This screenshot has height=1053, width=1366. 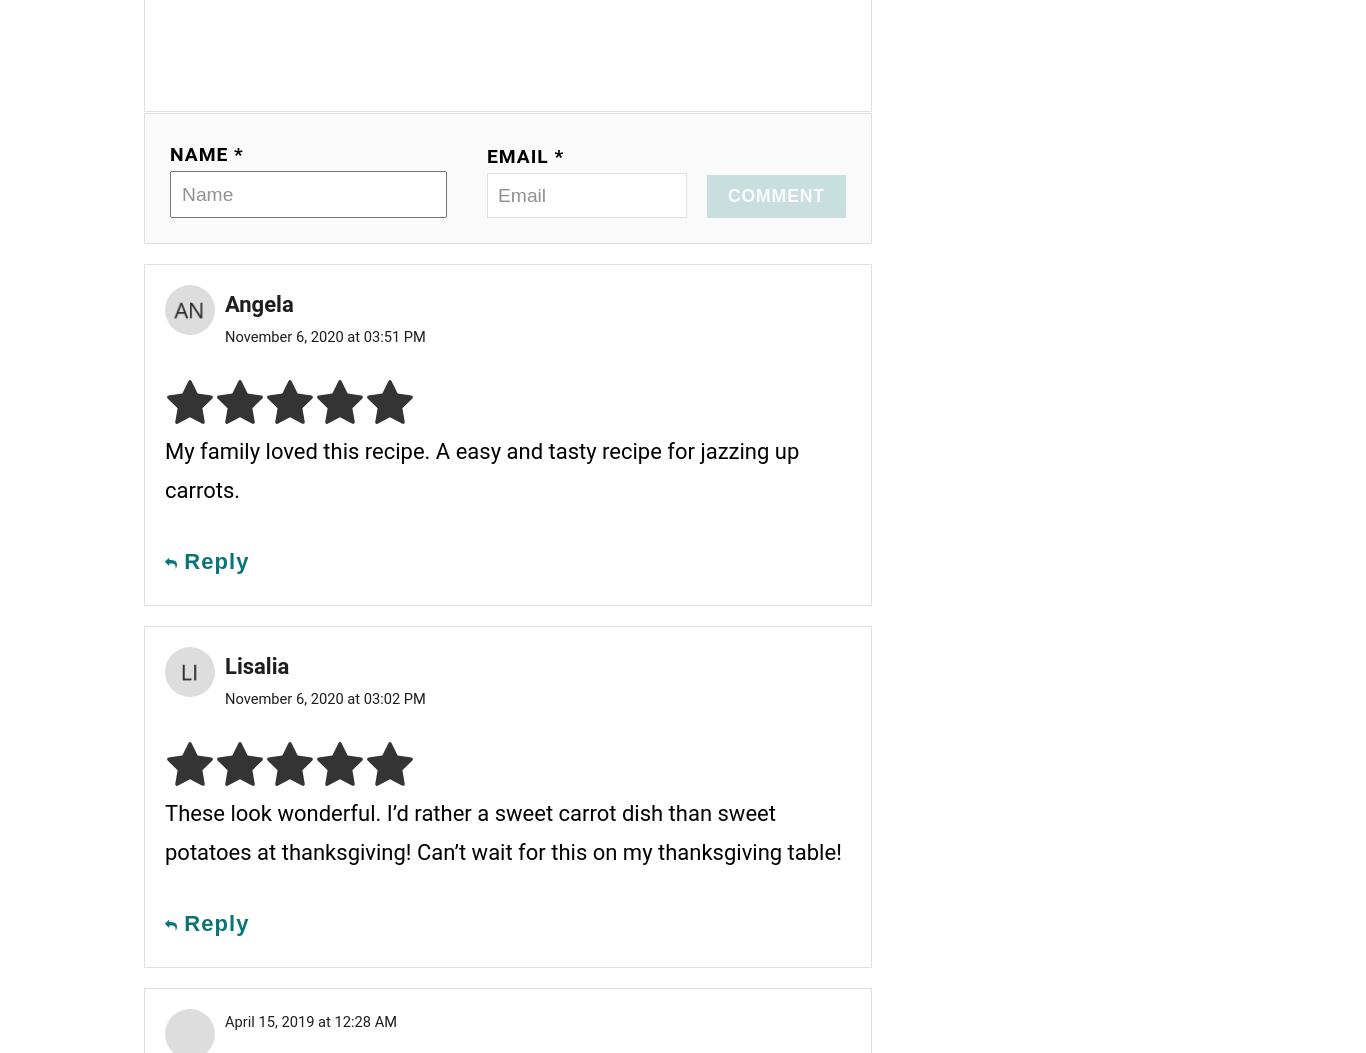 I want to click on 'Name *', so click(x=205, y=153).